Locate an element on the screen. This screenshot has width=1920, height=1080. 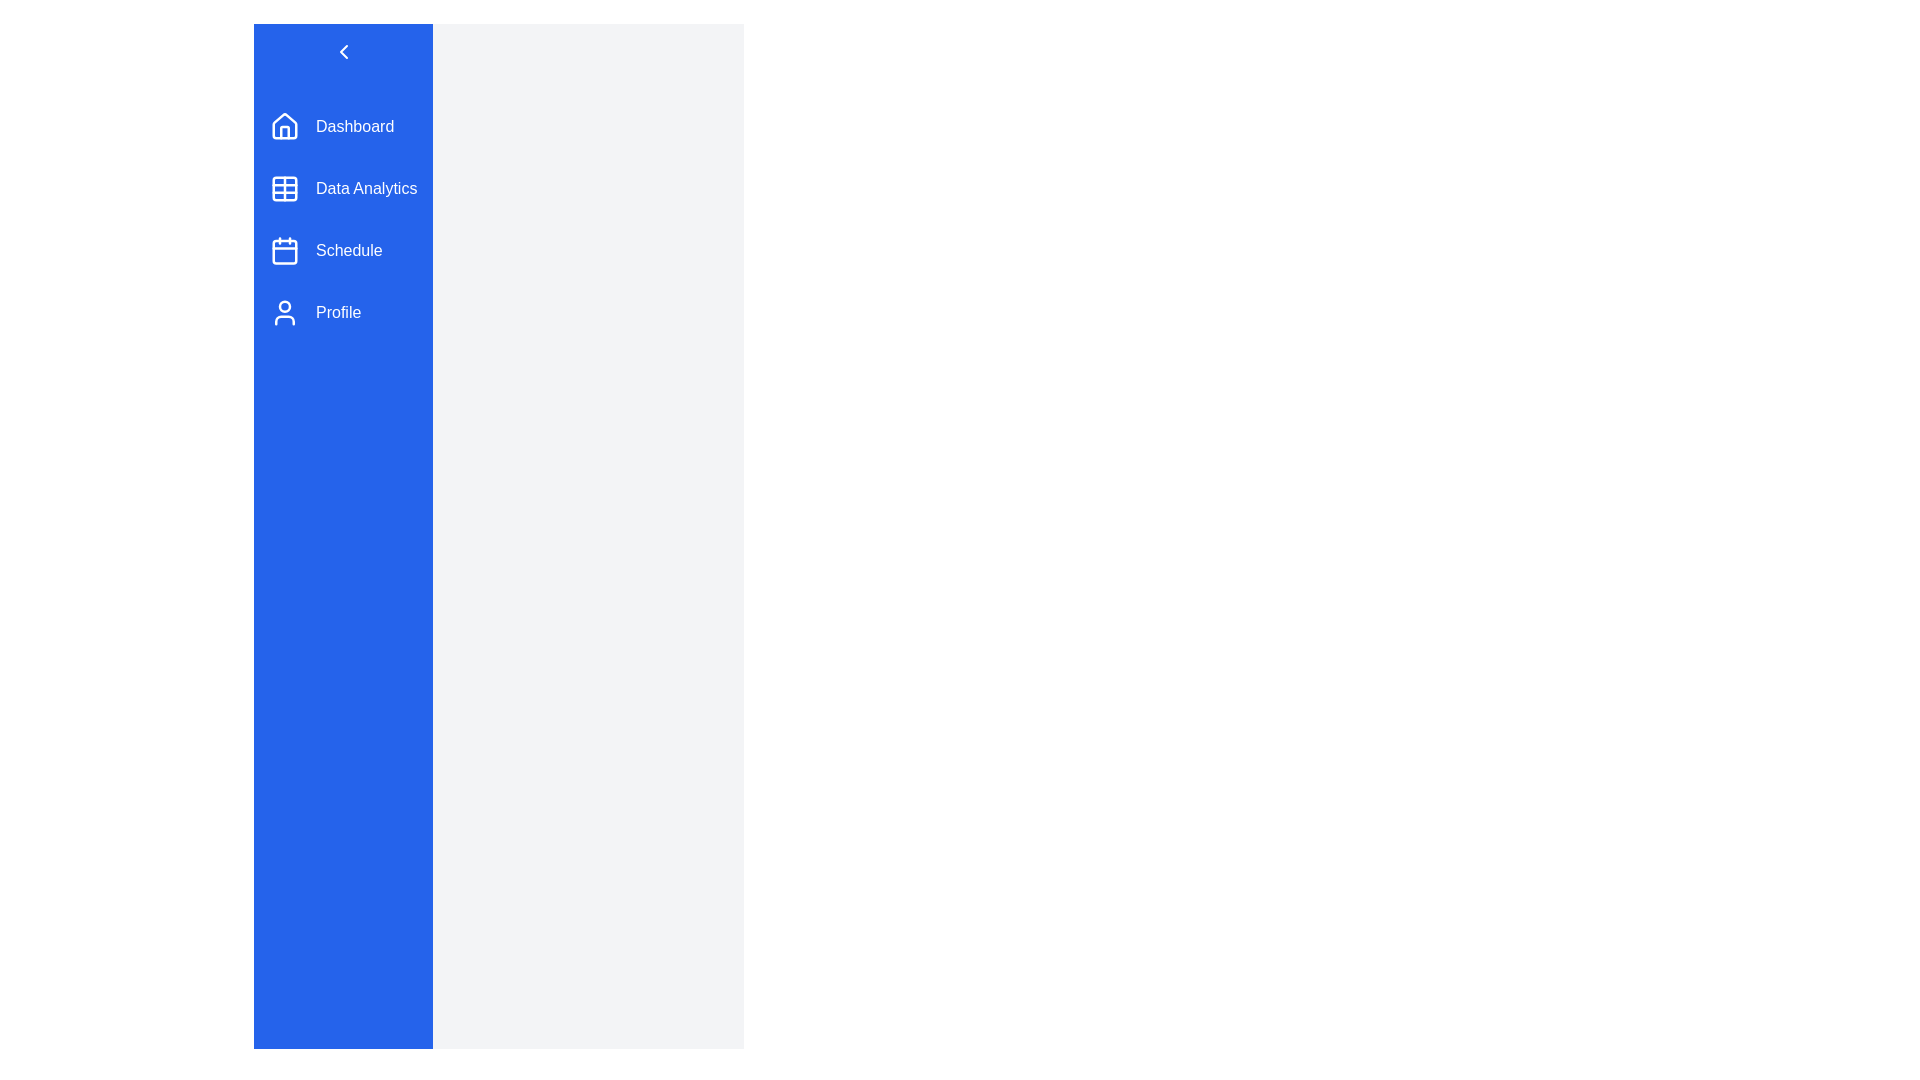
the main content area to focus on it is located at coordinates (1303, 563).